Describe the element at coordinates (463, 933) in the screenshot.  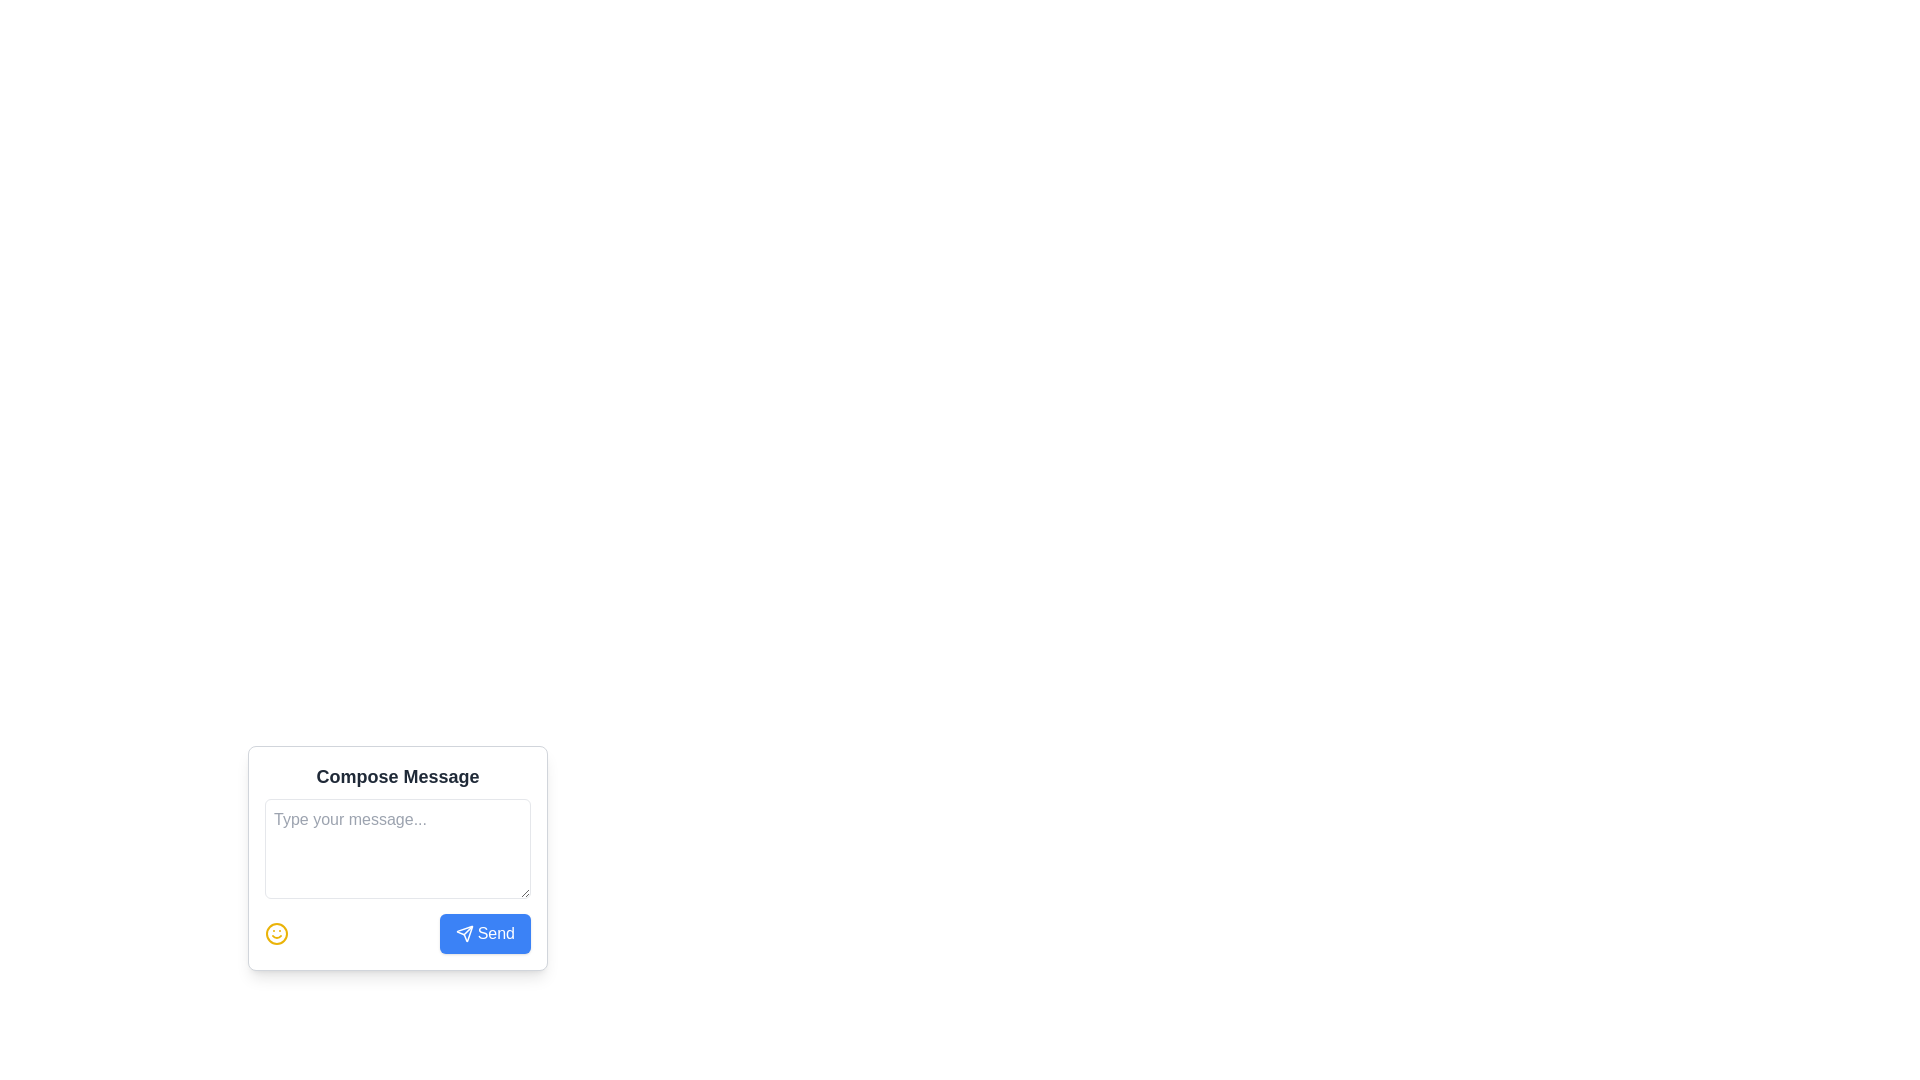
I see `the paper airplane icon located to the left of the 'Send' text within the blue rectangular button at the bottom-right corner of the message composition box` at that location.